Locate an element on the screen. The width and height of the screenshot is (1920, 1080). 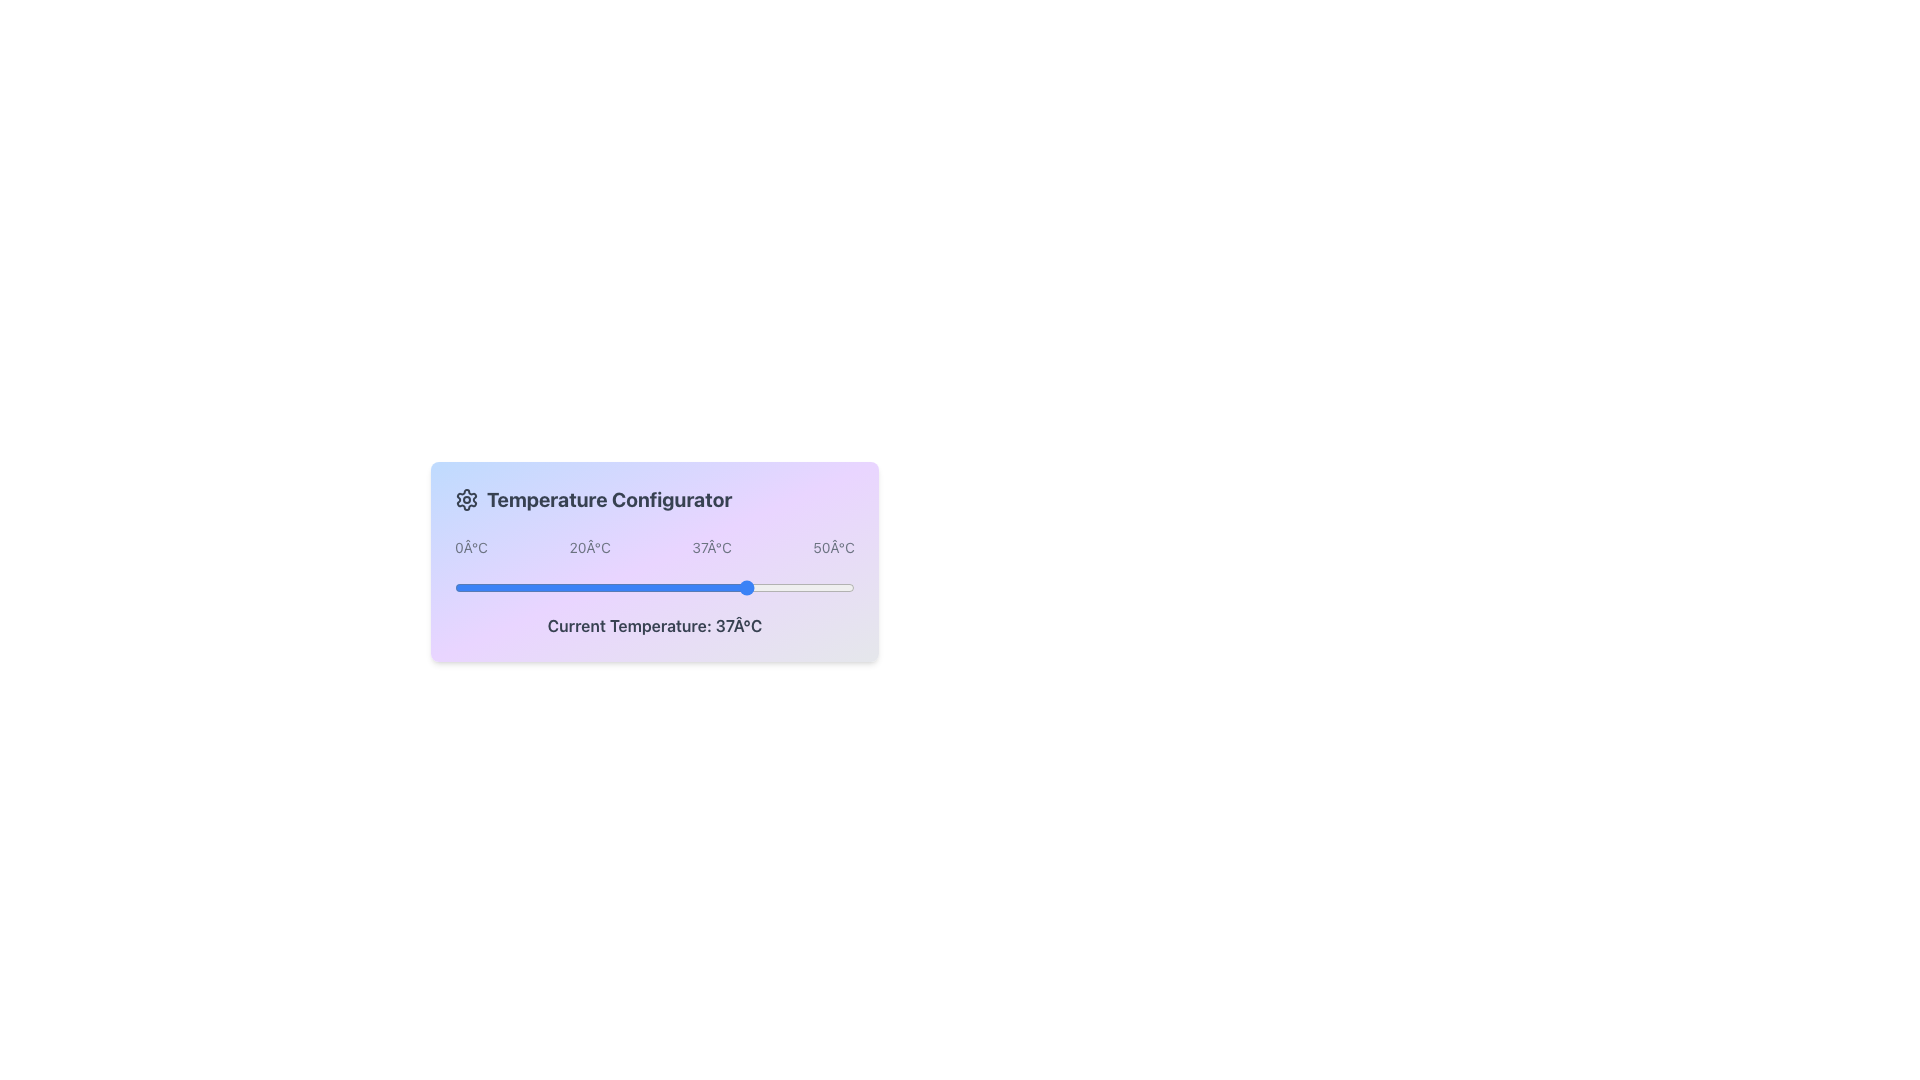
the temperature is located at coordinates (518, 586).